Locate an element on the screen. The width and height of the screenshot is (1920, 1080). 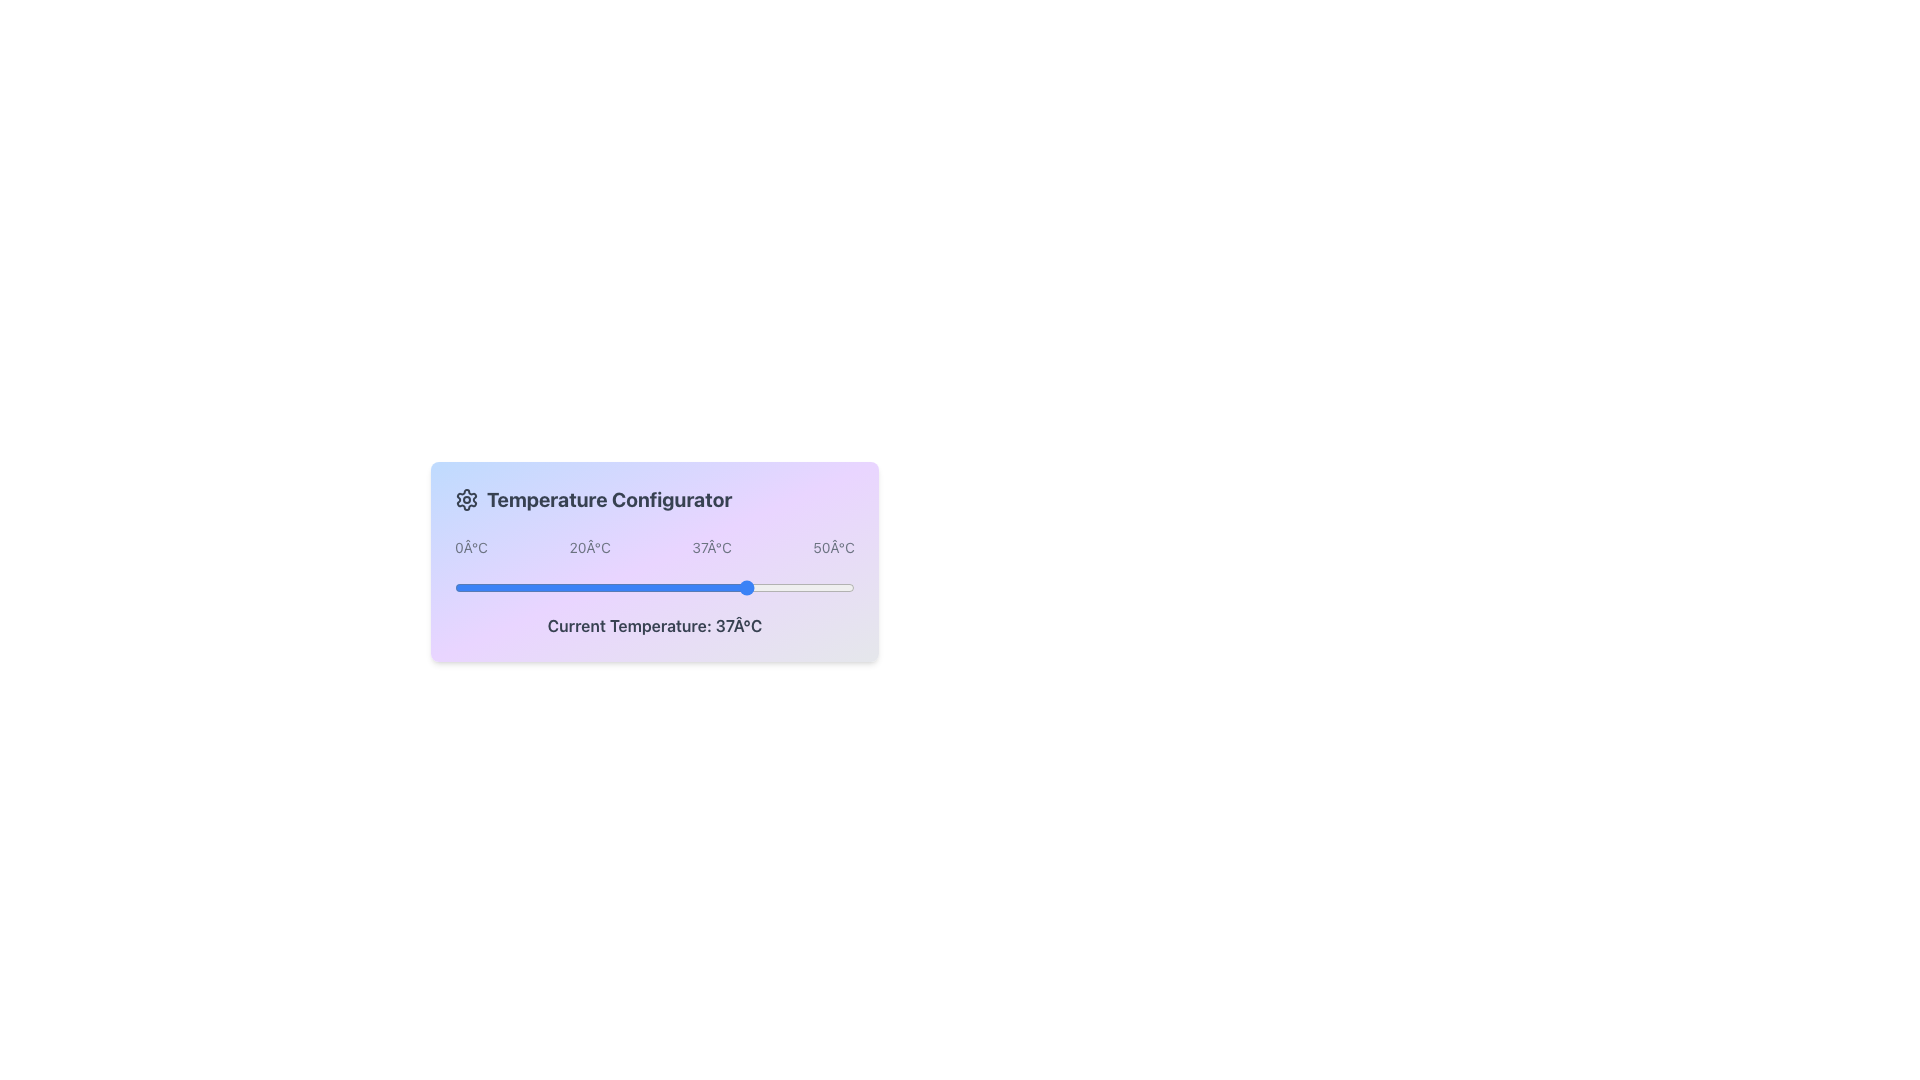
the temperature is located at coordinates (518, 586).